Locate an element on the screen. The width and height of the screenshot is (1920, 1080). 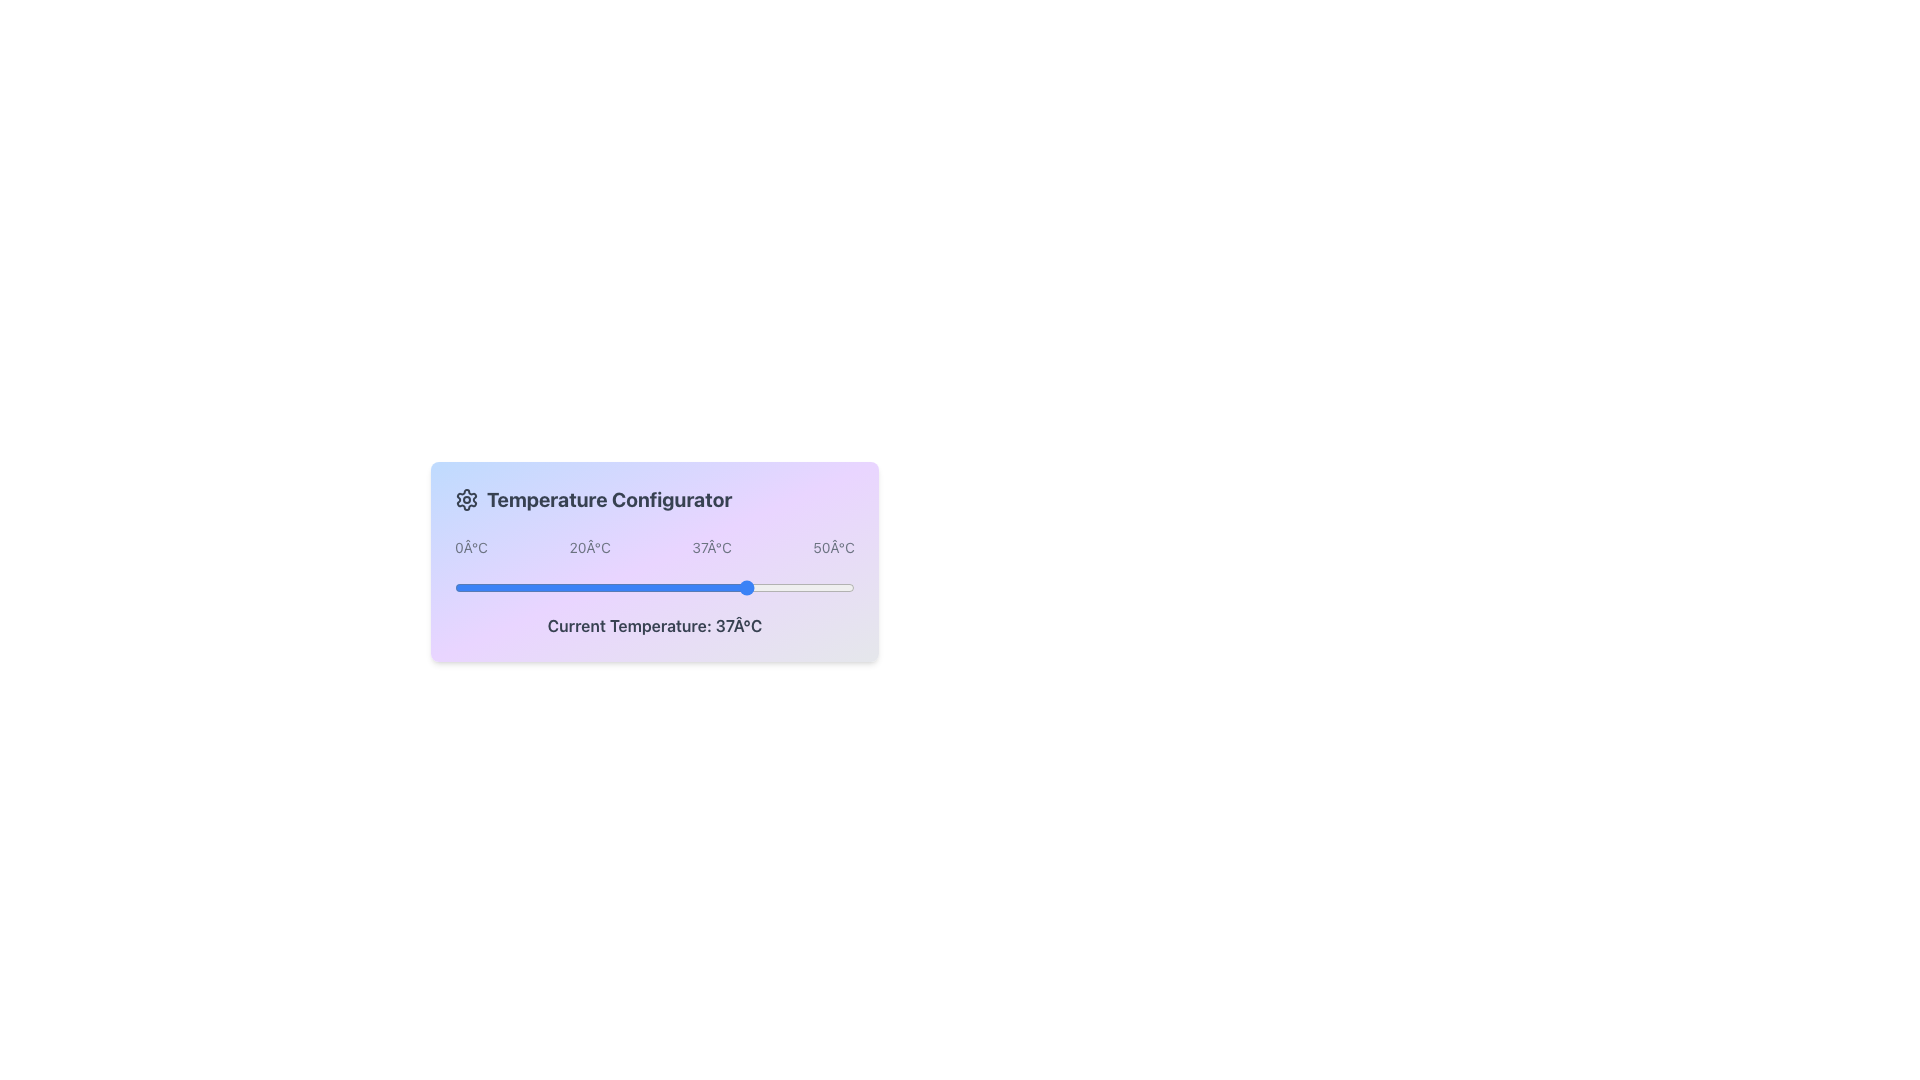
the temperature is located at coordinates (518, 586).